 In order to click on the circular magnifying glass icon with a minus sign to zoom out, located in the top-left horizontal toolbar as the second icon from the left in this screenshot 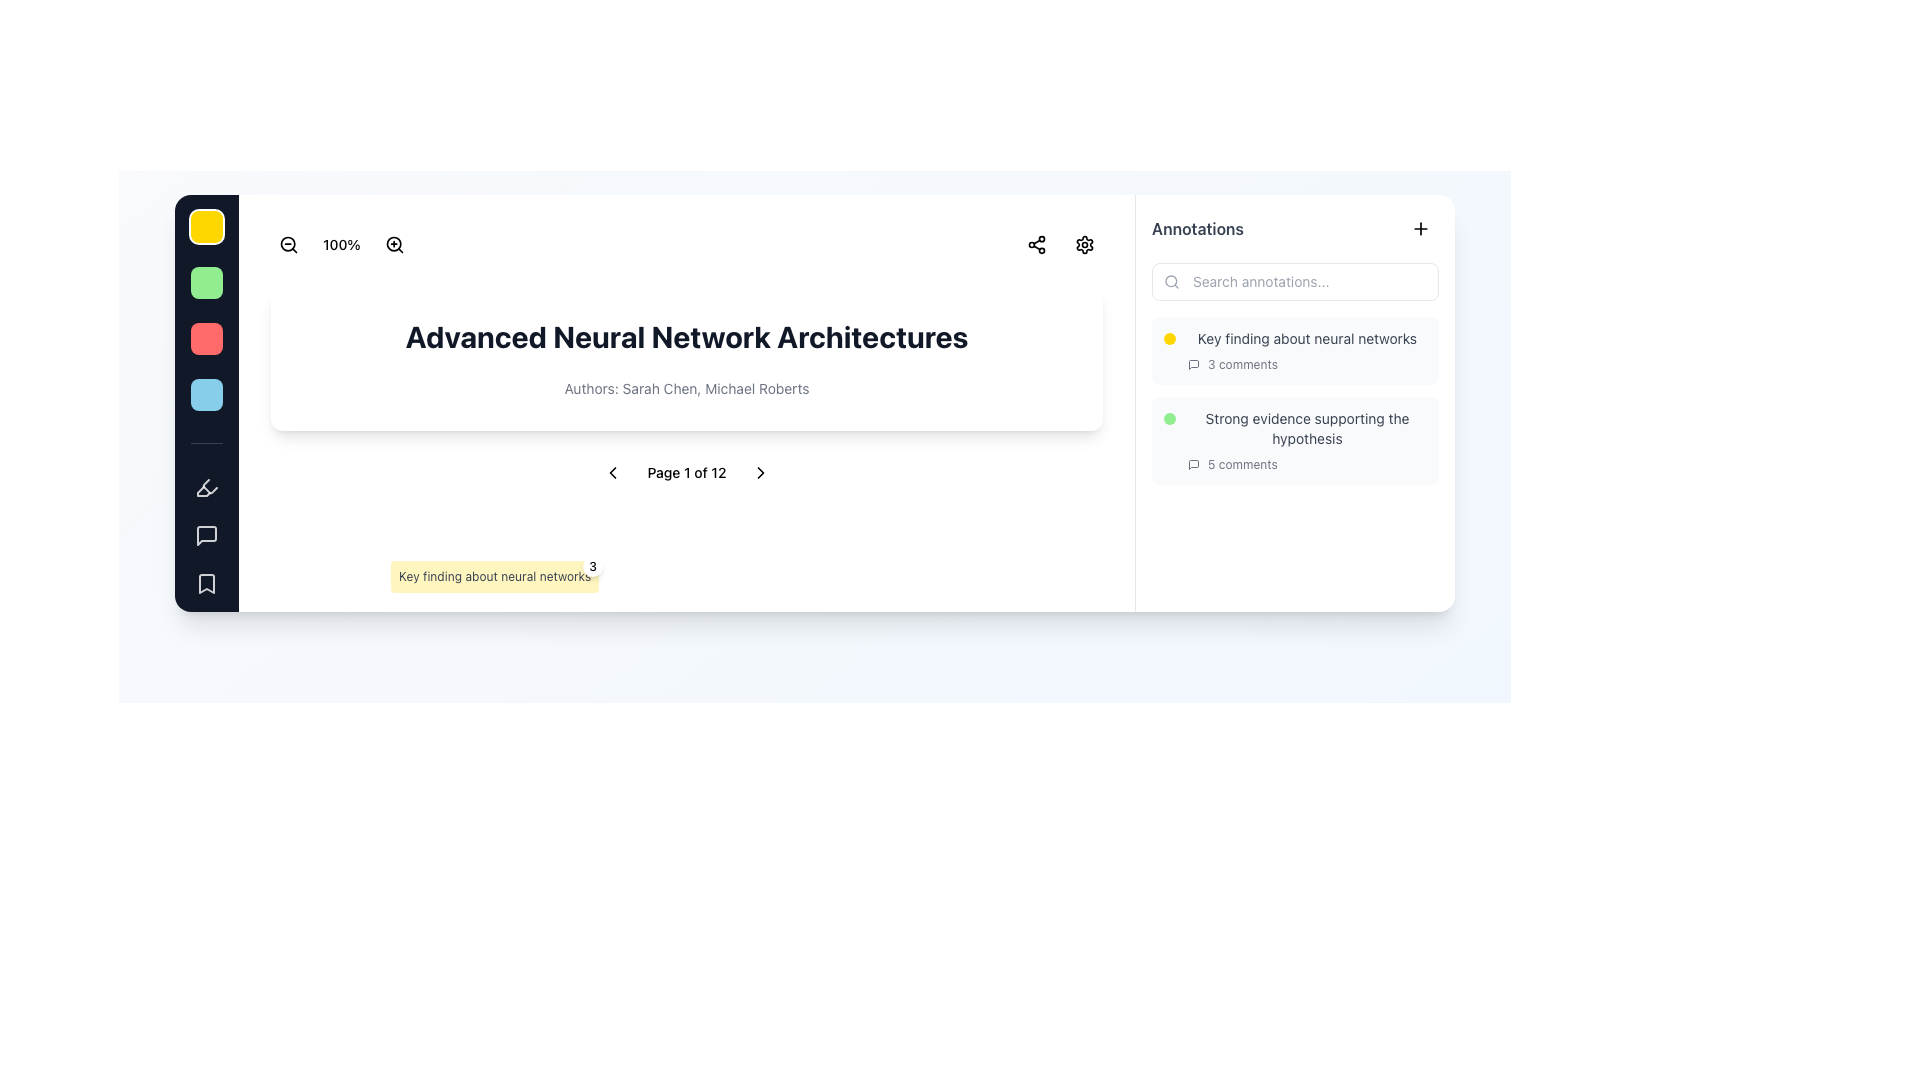, I will do `click(287, 244)`.